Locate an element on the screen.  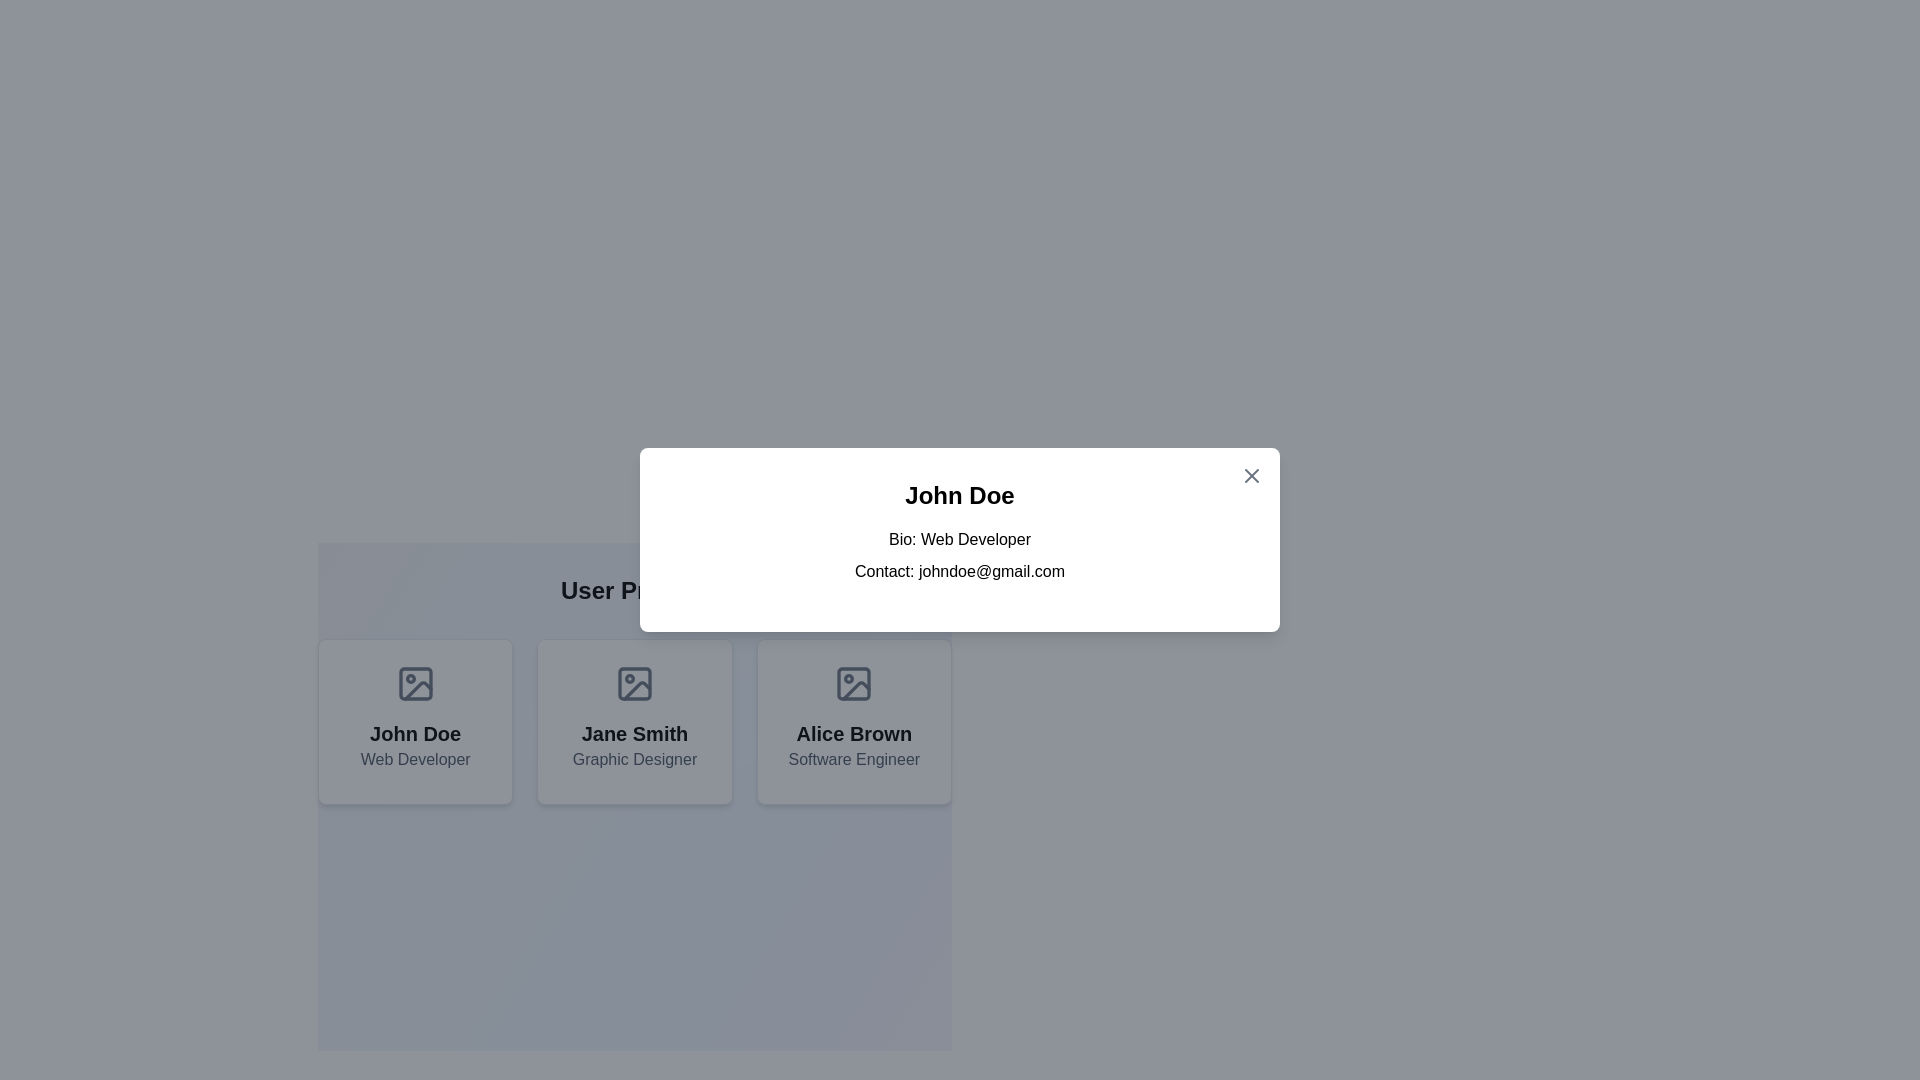
the mini rectangle with rounded corners inside the icon representing an image placeholder for 'Jane Smith' in the 'User Profiles' section, which is the second profile card is located at coordinates (633, 682).